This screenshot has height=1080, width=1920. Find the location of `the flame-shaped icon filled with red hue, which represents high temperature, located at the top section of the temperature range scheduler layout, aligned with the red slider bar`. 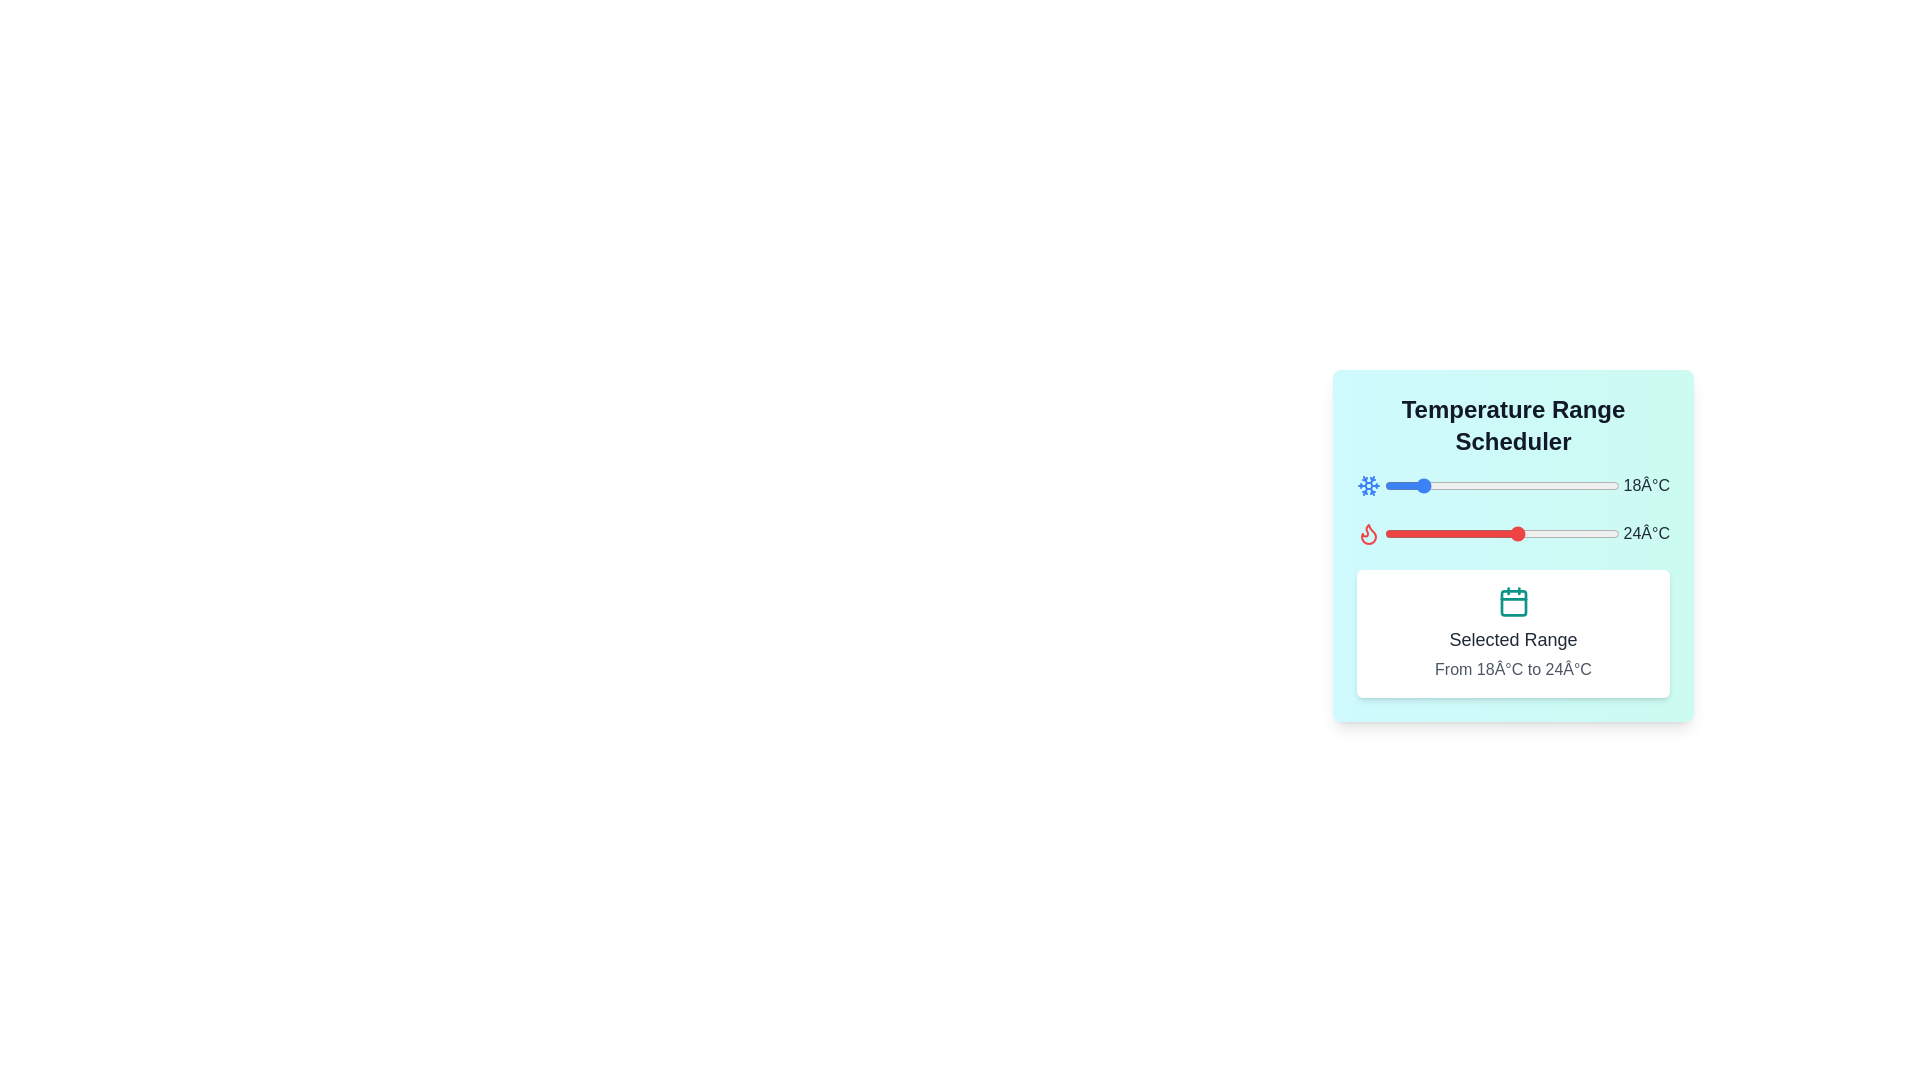

the flame-shaped icon filled with red hue, which represents high temperature, located at the top section of the temperature range scheduler layout, aligned with the red slider bar is located at coordinates (1367, 533).